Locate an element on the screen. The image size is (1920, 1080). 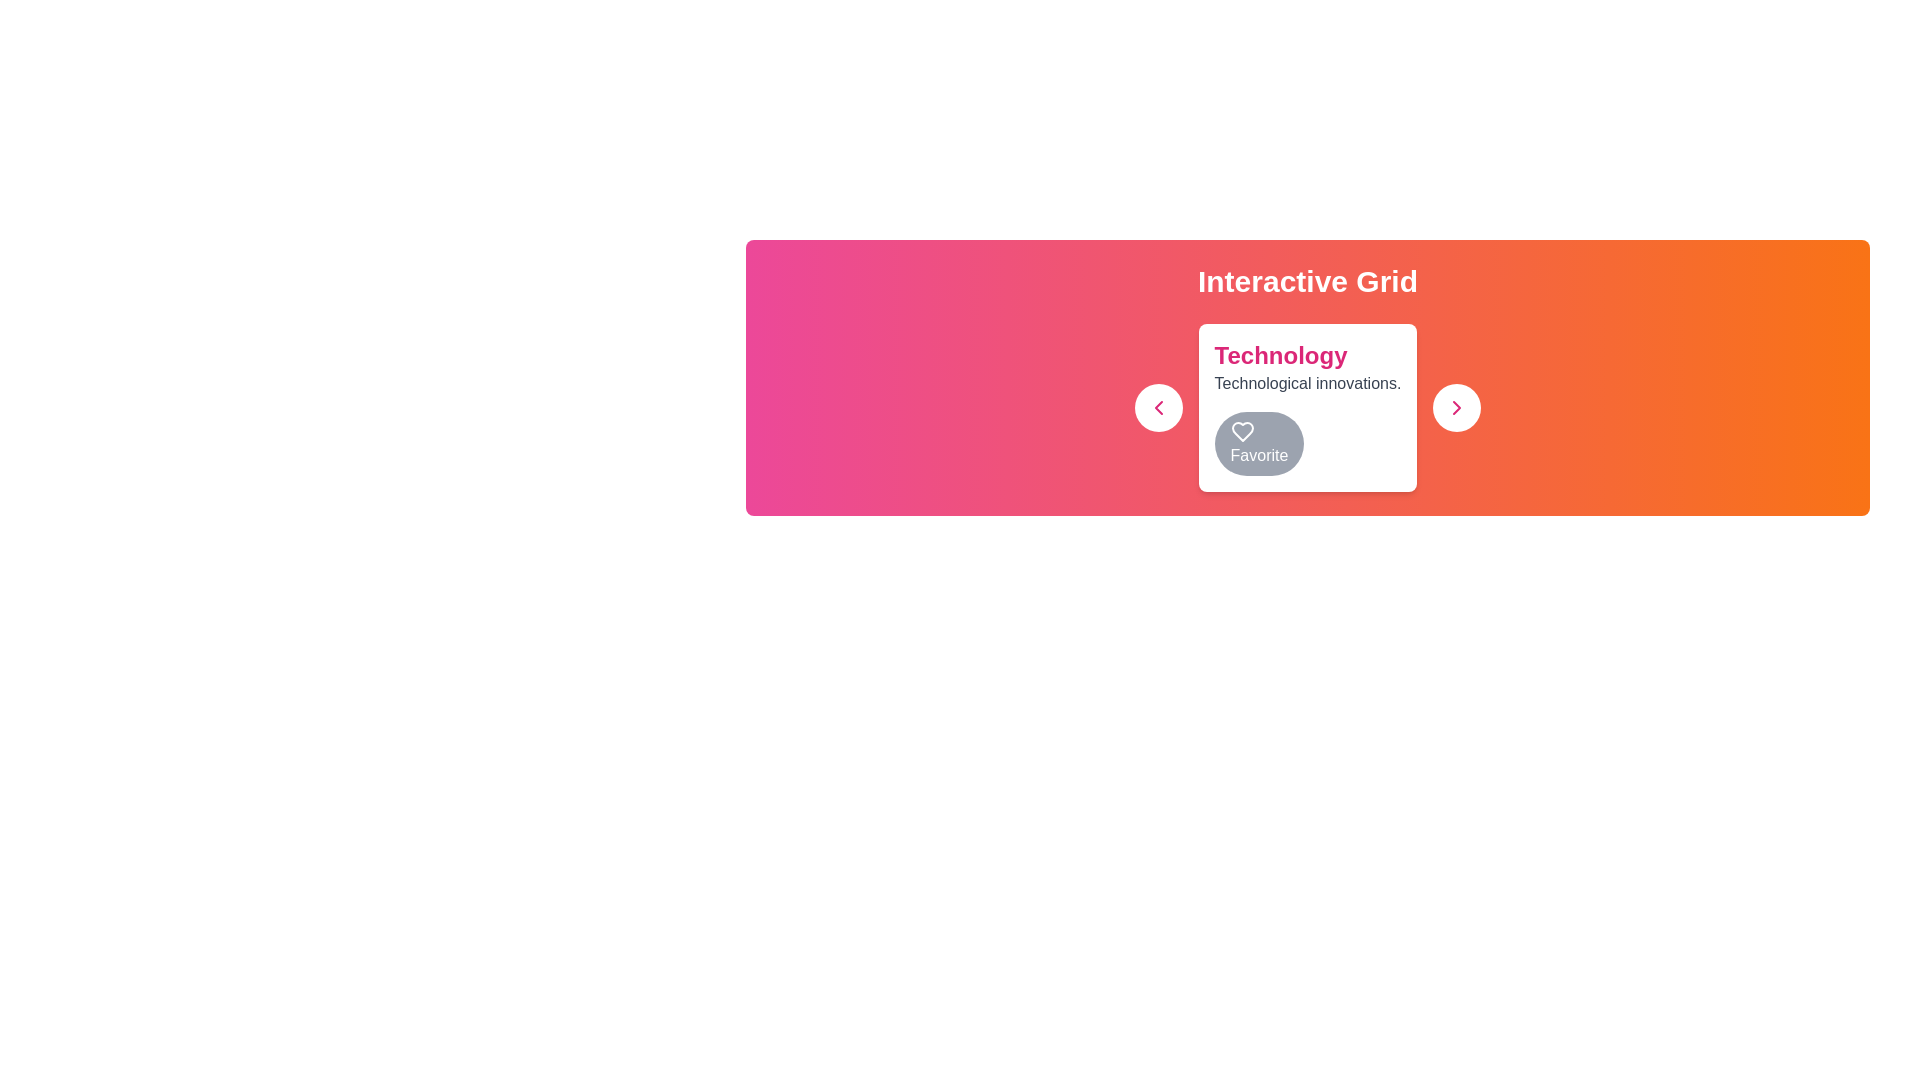
the Chevron icon located within the right navigation button is located at coordinates (1457, 407).